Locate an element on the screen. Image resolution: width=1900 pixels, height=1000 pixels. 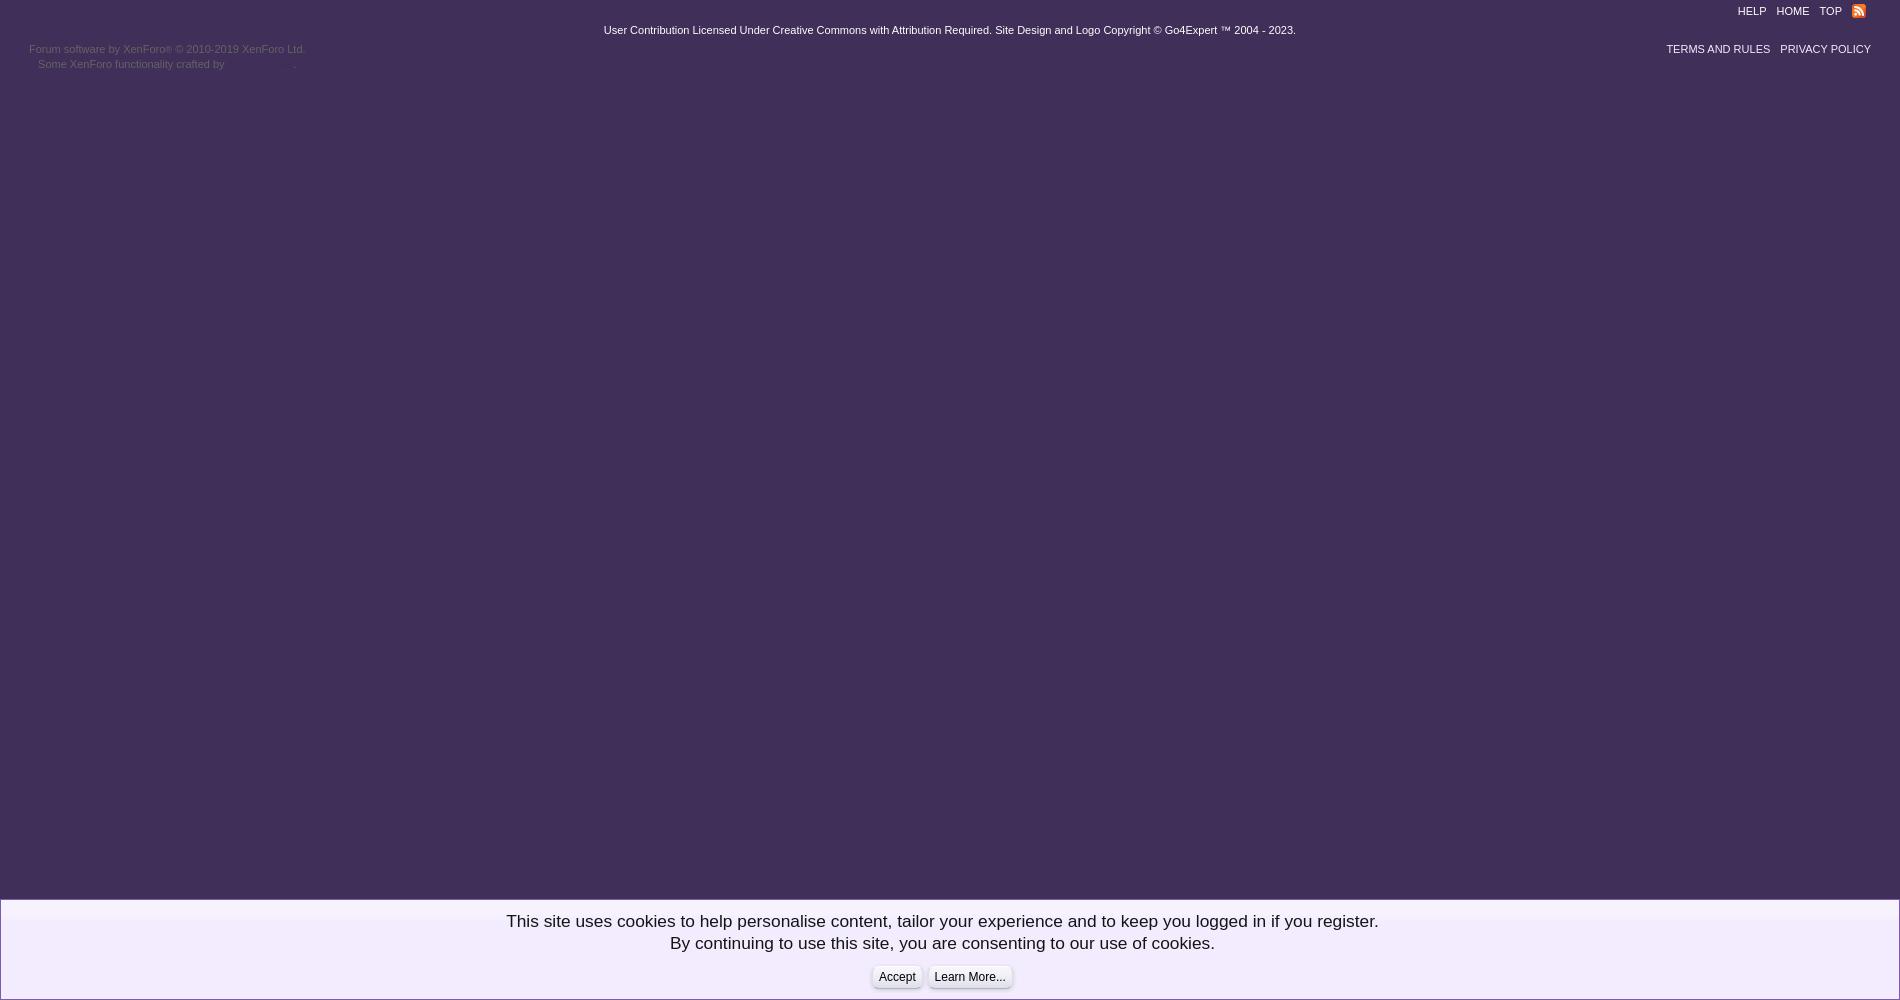
'Terms and Rules' is located at coordinates (1716, 49).